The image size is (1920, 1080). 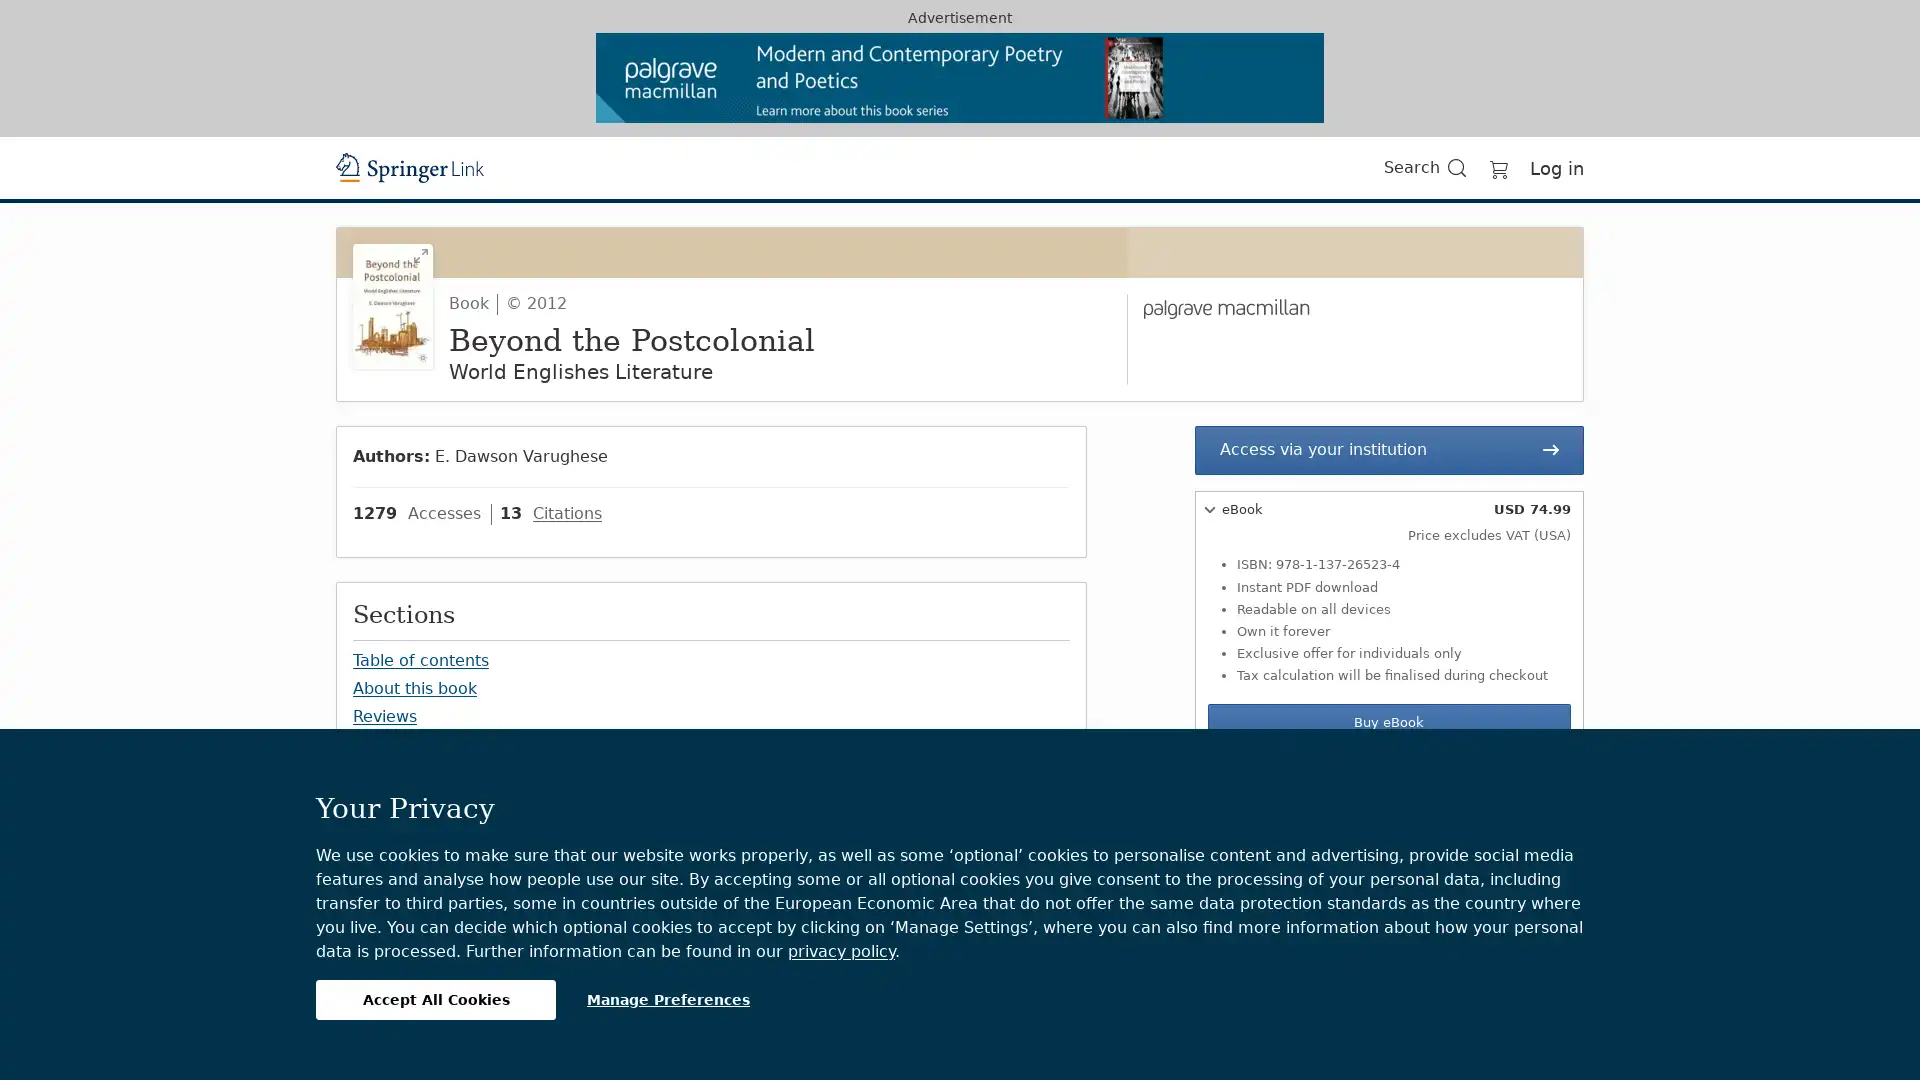 What do you see at coordinates (1045, 1014) in the screenshot?
I see `Search` at bounding box center [1045, 1014].